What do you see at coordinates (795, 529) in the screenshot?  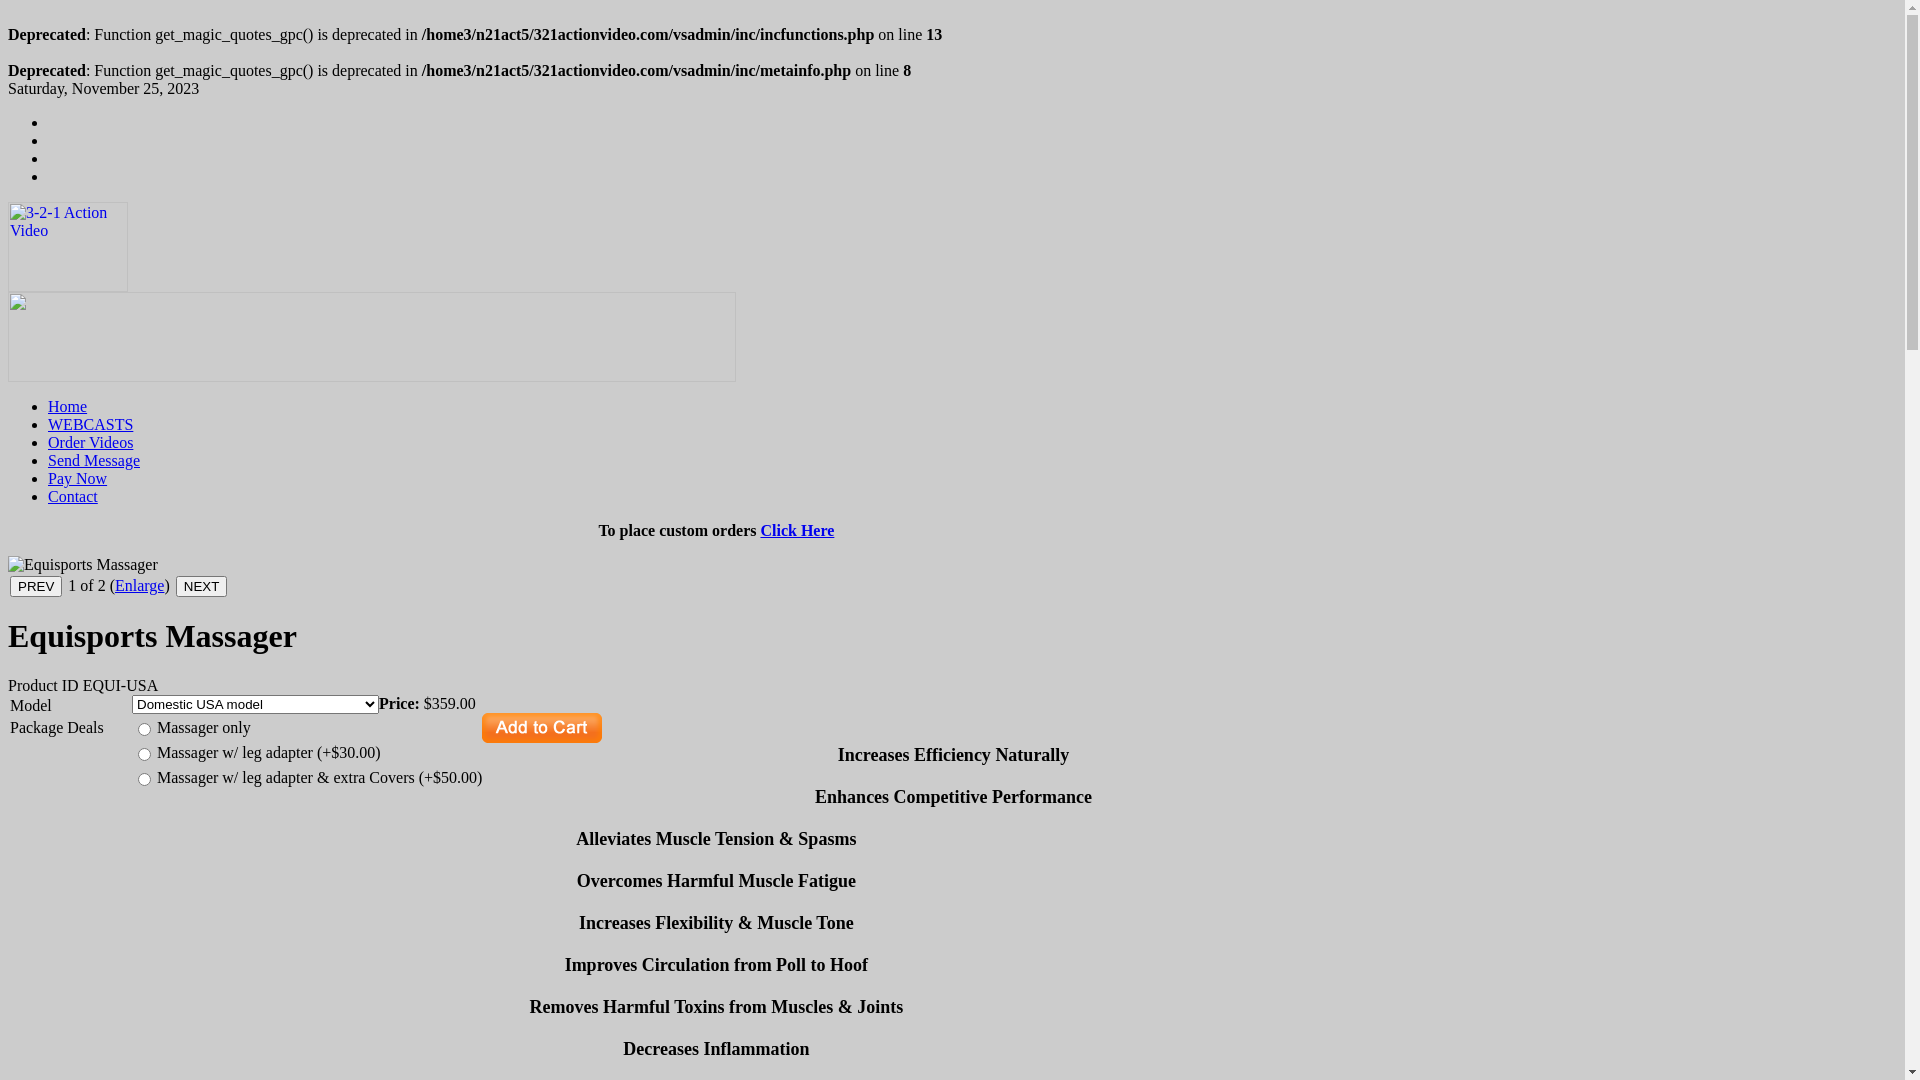 I see `'Click Here'` at bounding box center [795, 529].